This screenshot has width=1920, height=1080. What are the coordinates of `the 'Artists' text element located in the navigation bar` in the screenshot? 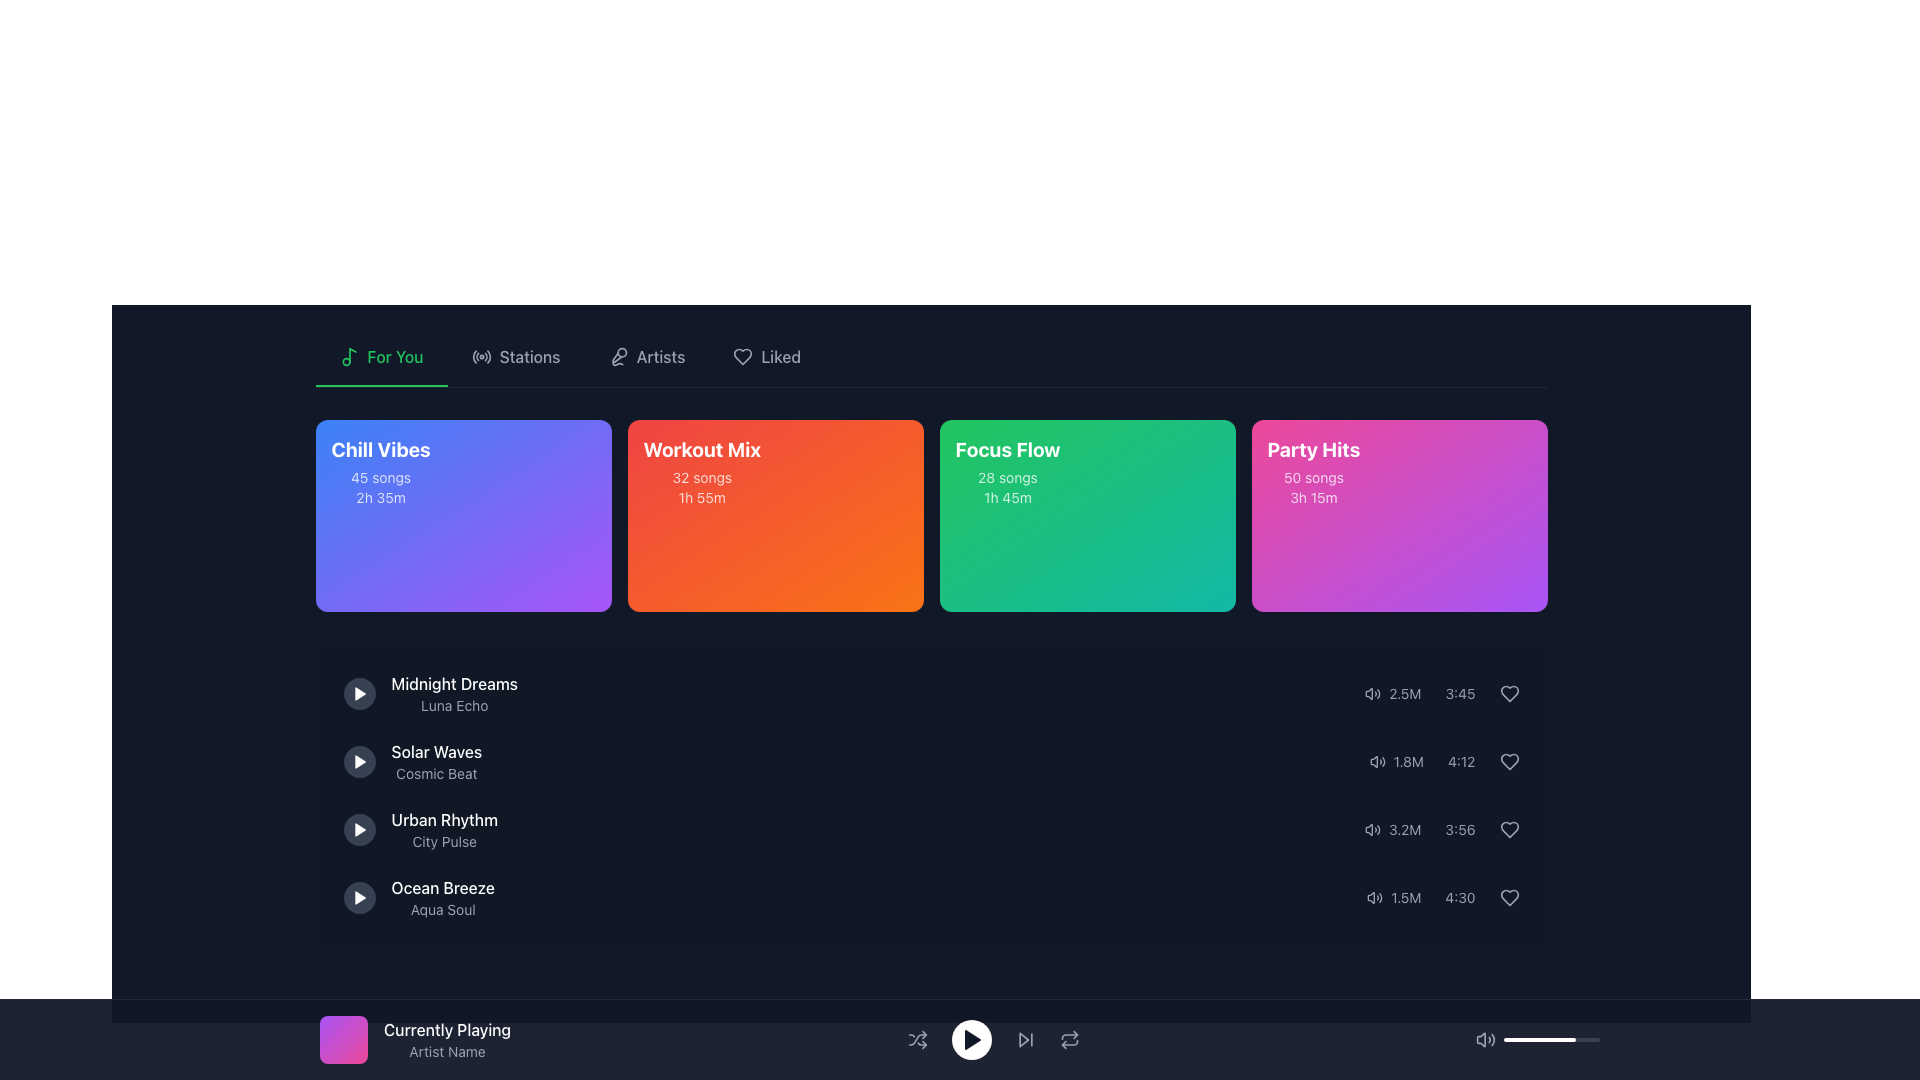 It's located at (661, 356).